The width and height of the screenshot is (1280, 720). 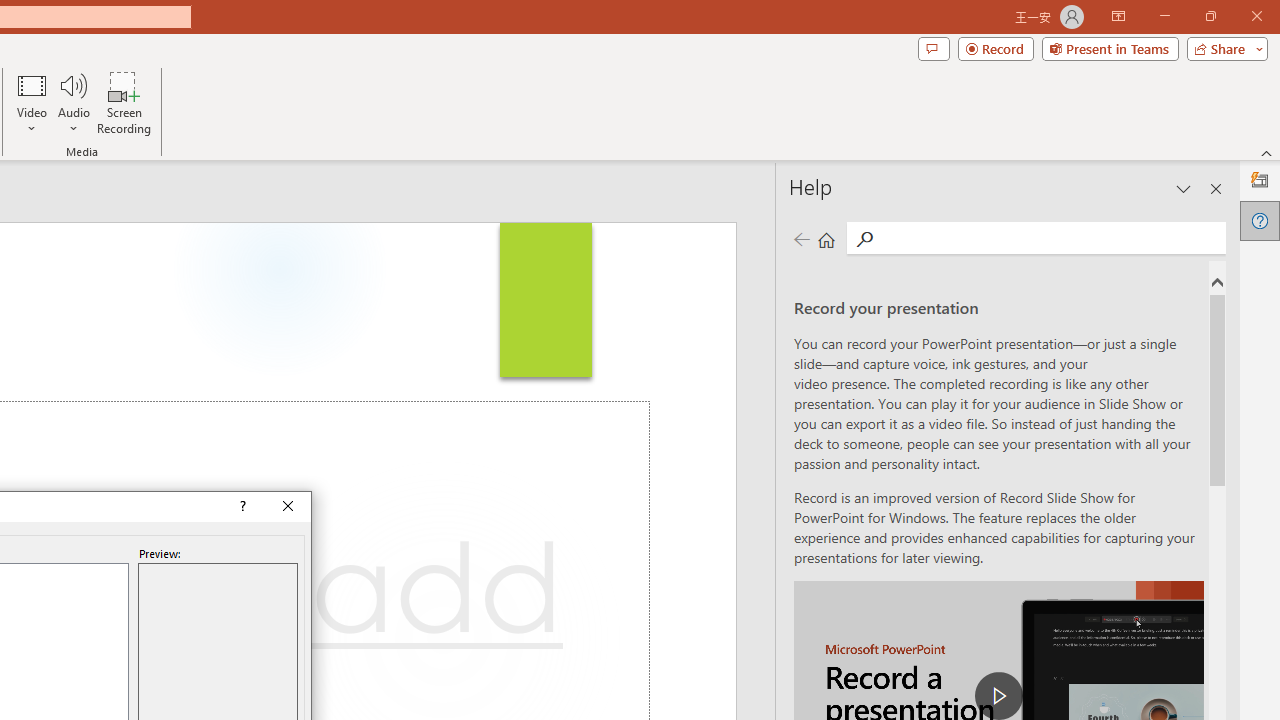 I want to click on 'Video', so click(x=32, y=103).